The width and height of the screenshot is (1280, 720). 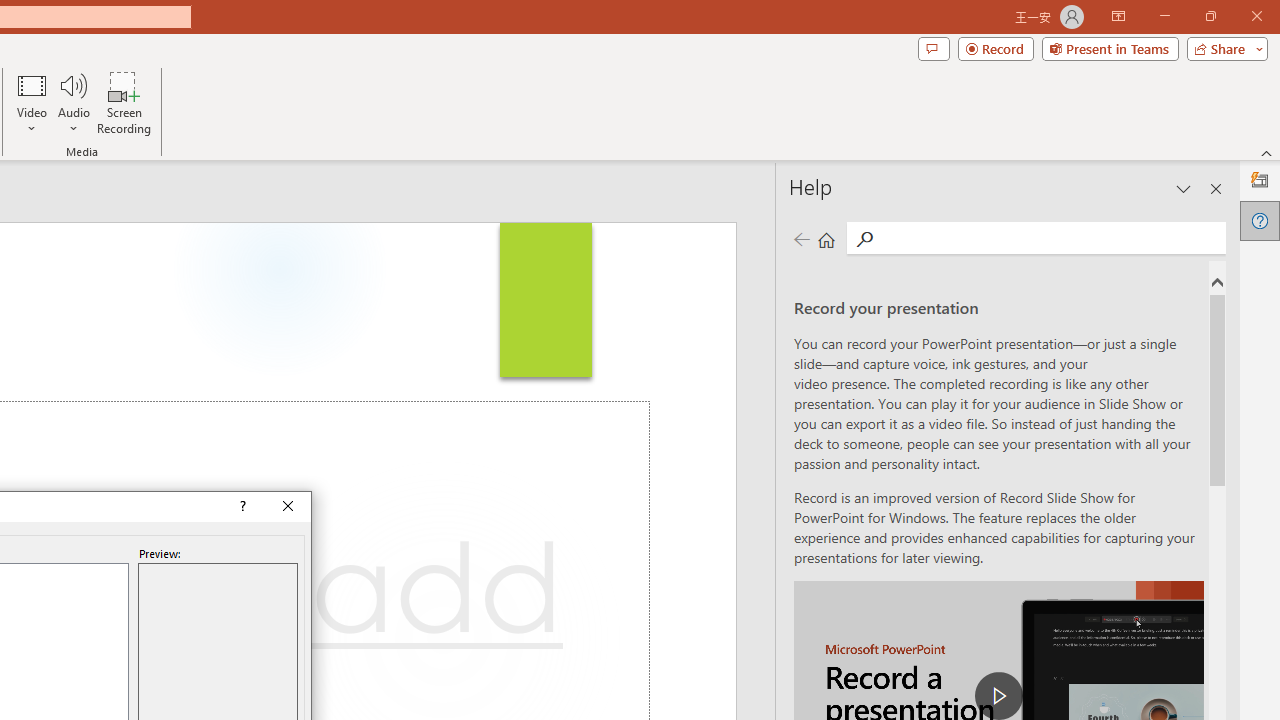 I want to click on 'Video', so click(x=32, y=103).